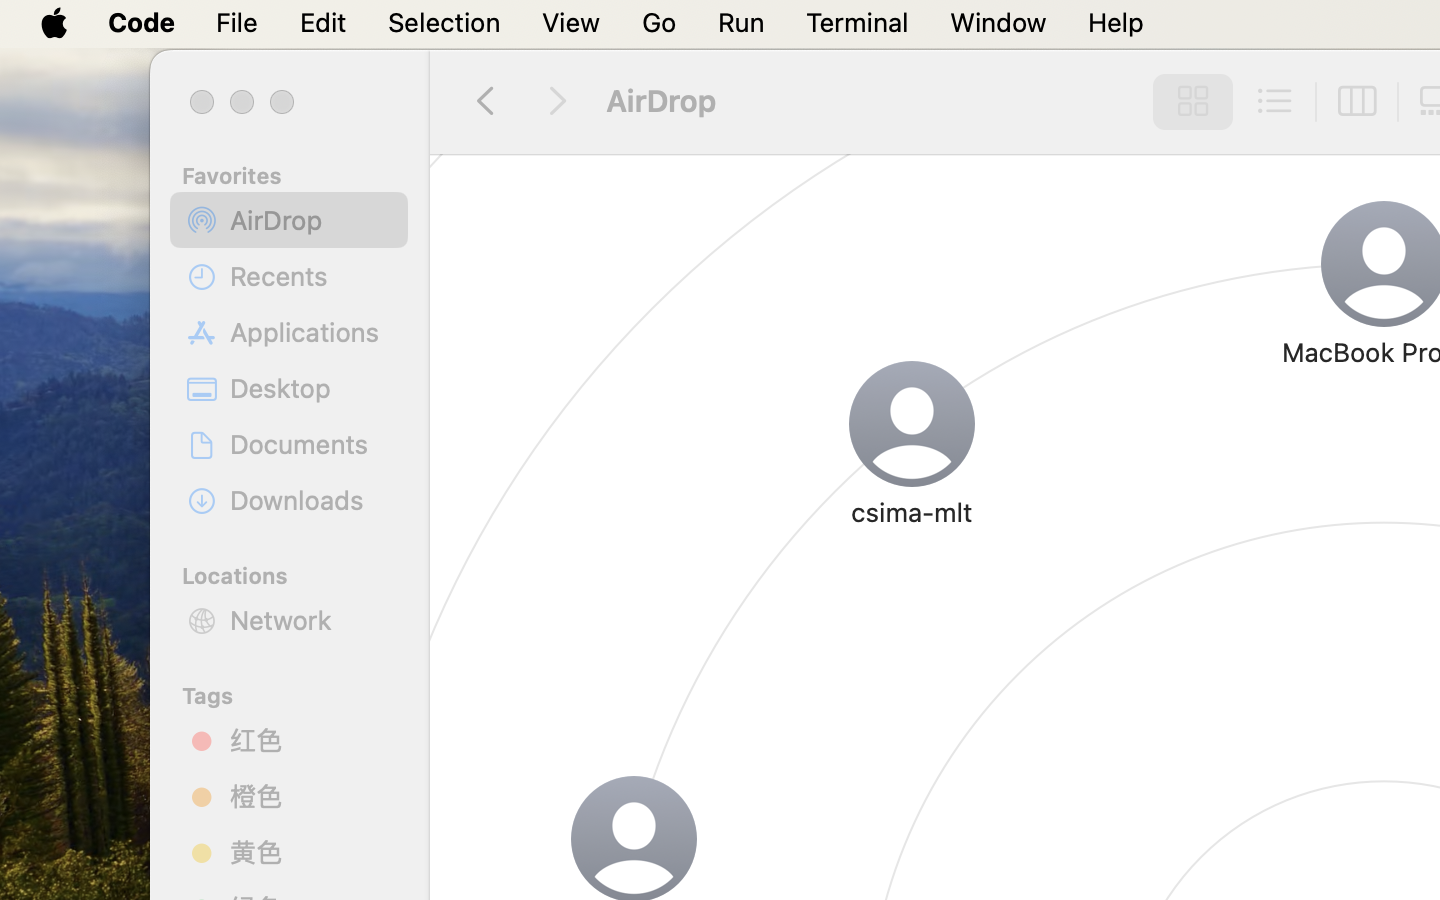 The image size is (1440, 900). What do you see at coordinates (311, 275) in the screenshot?
I see `'Recents'` at bounding box center [311, 275].